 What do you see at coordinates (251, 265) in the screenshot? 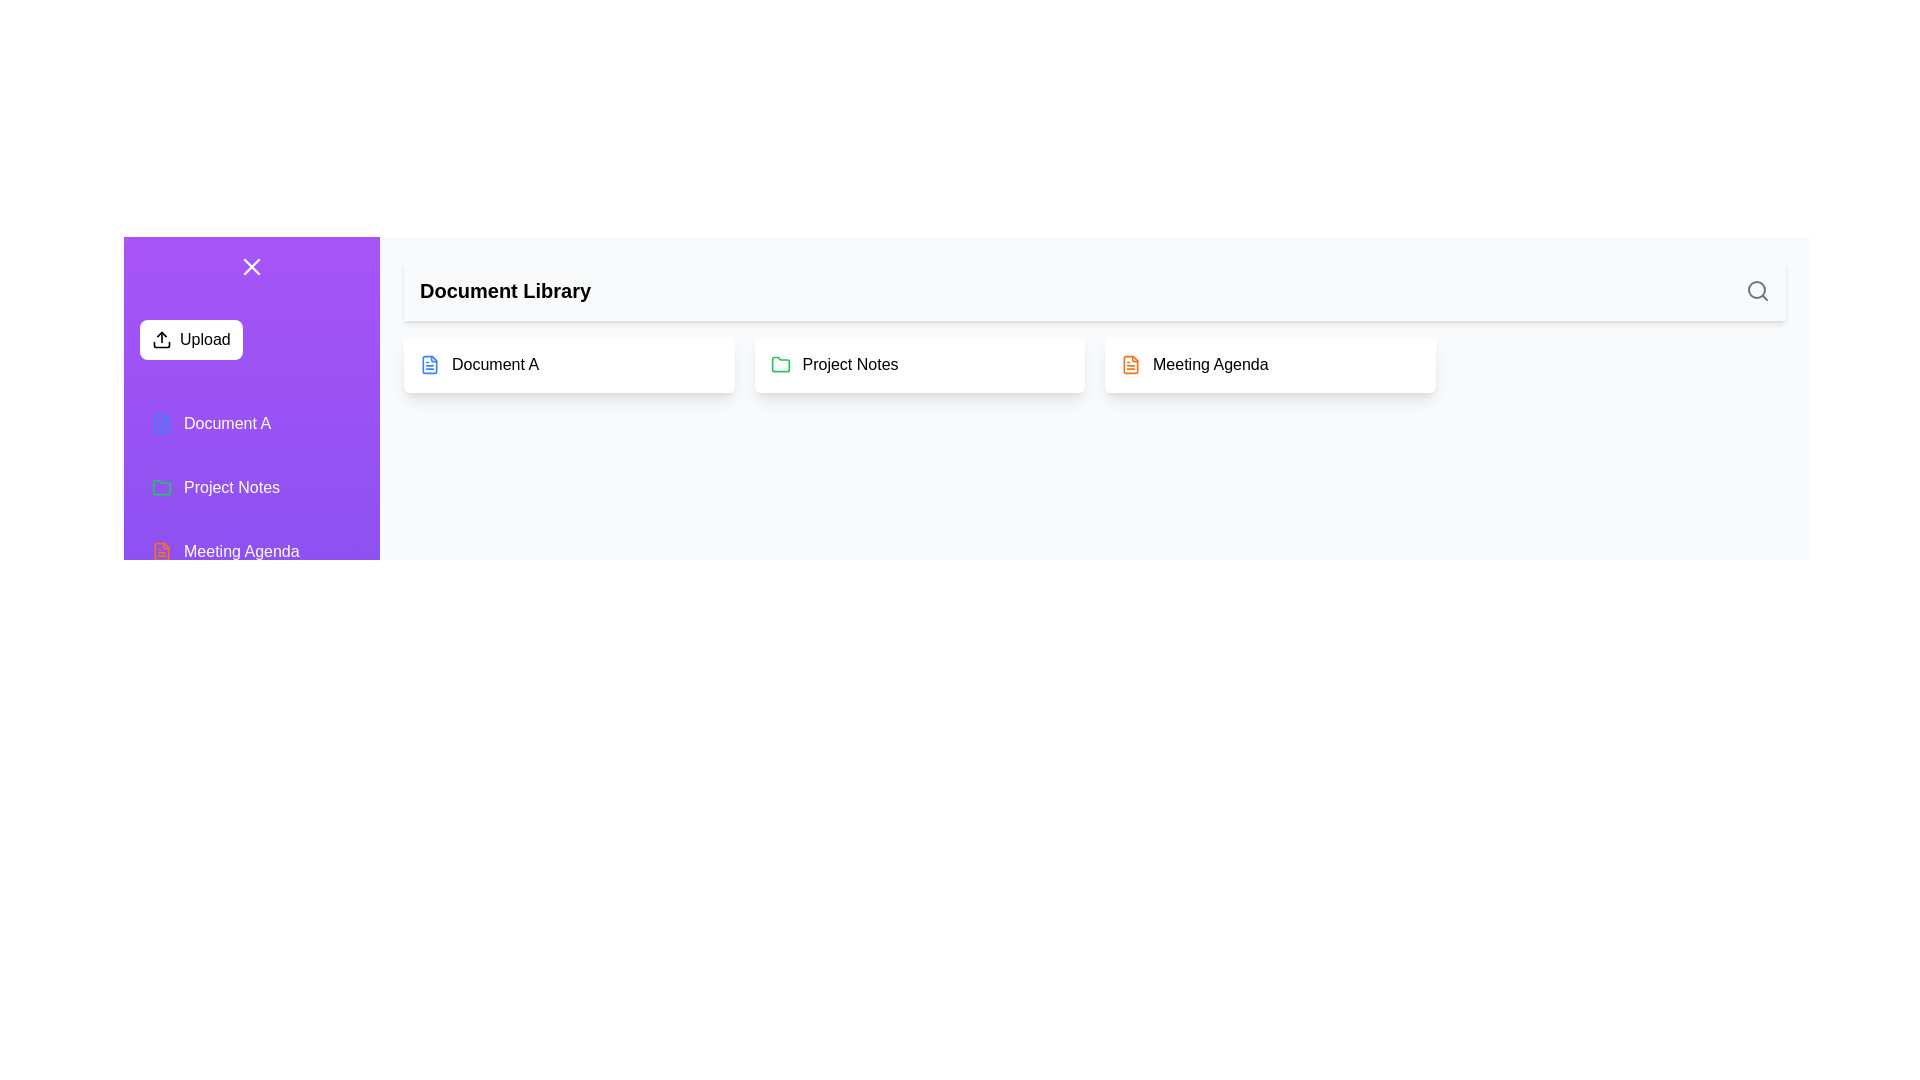
I see `the toggle button located at the top-left corner of the drawer to toggle its visibility` at bounding box center [251, 265].